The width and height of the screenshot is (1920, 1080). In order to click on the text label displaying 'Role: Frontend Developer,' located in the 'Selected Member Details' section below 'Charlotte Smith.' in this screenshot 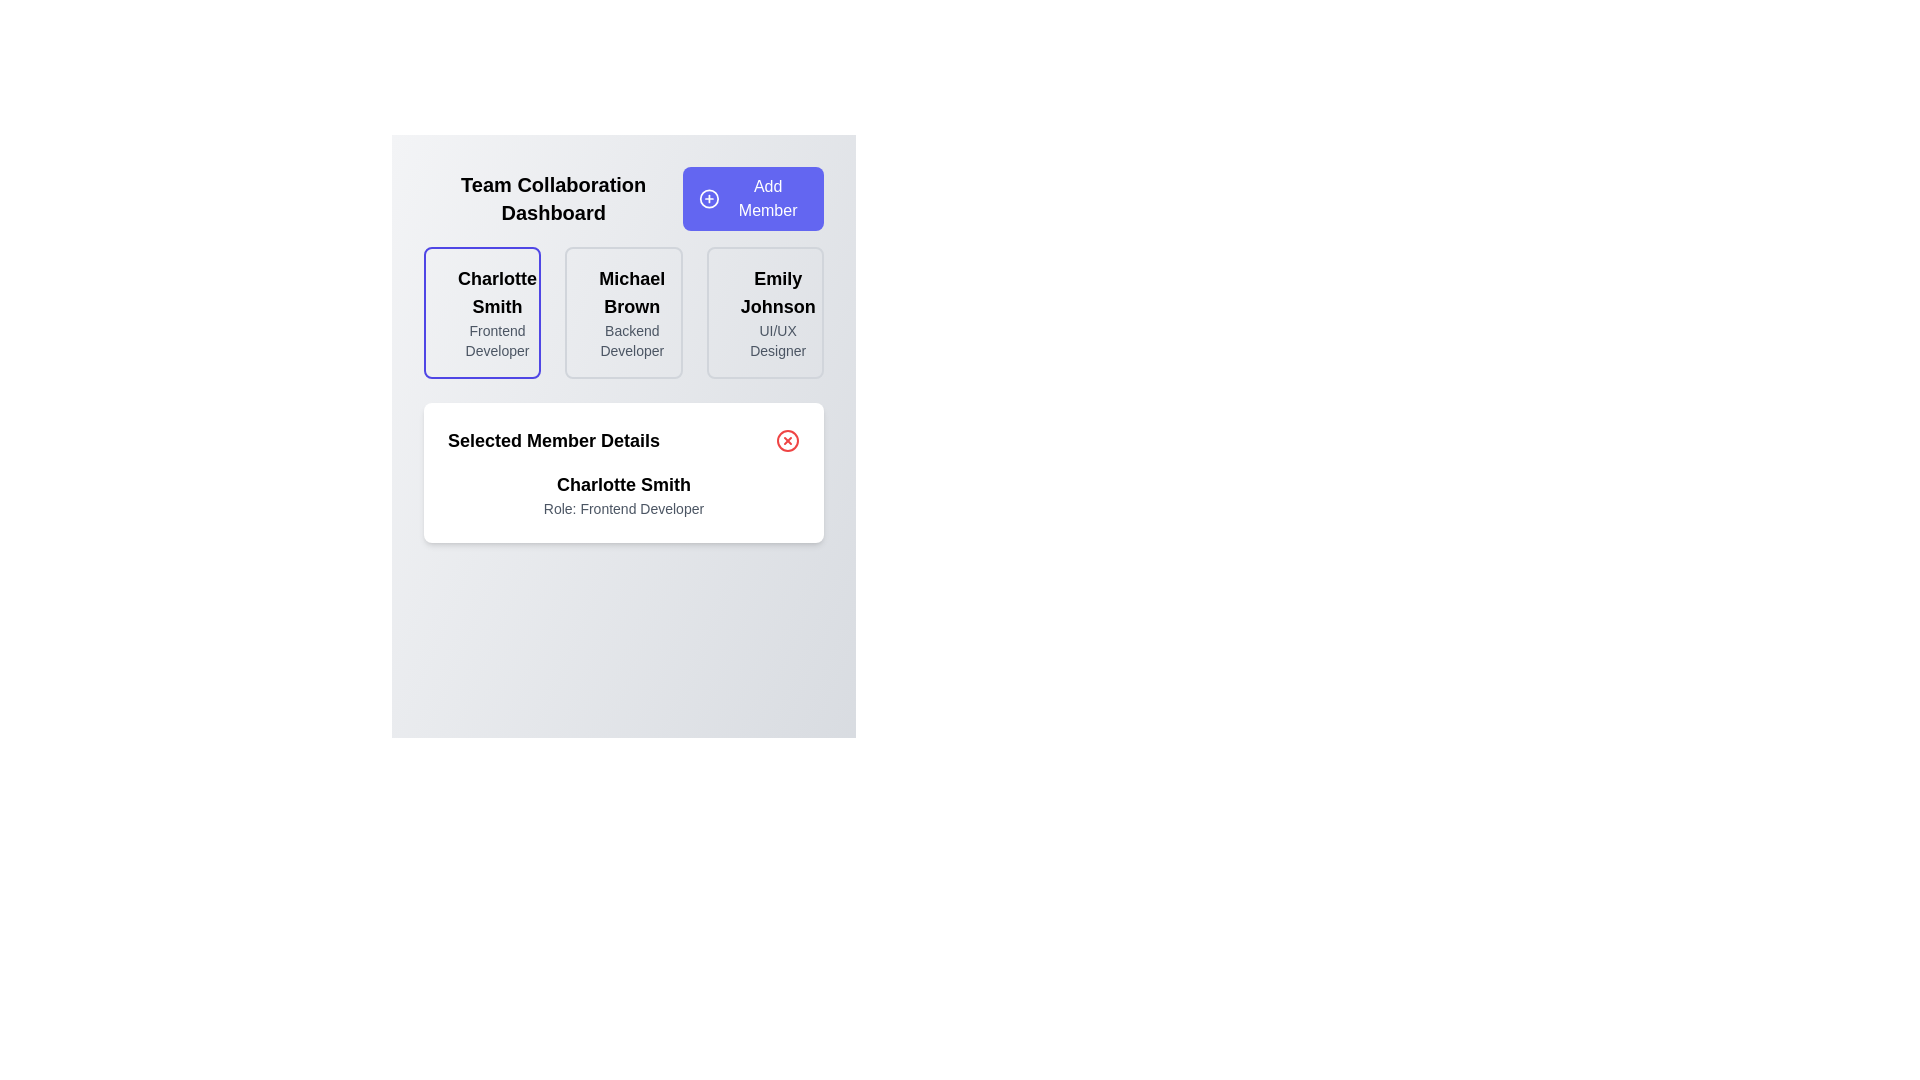, I will do `click(623, 508)`.